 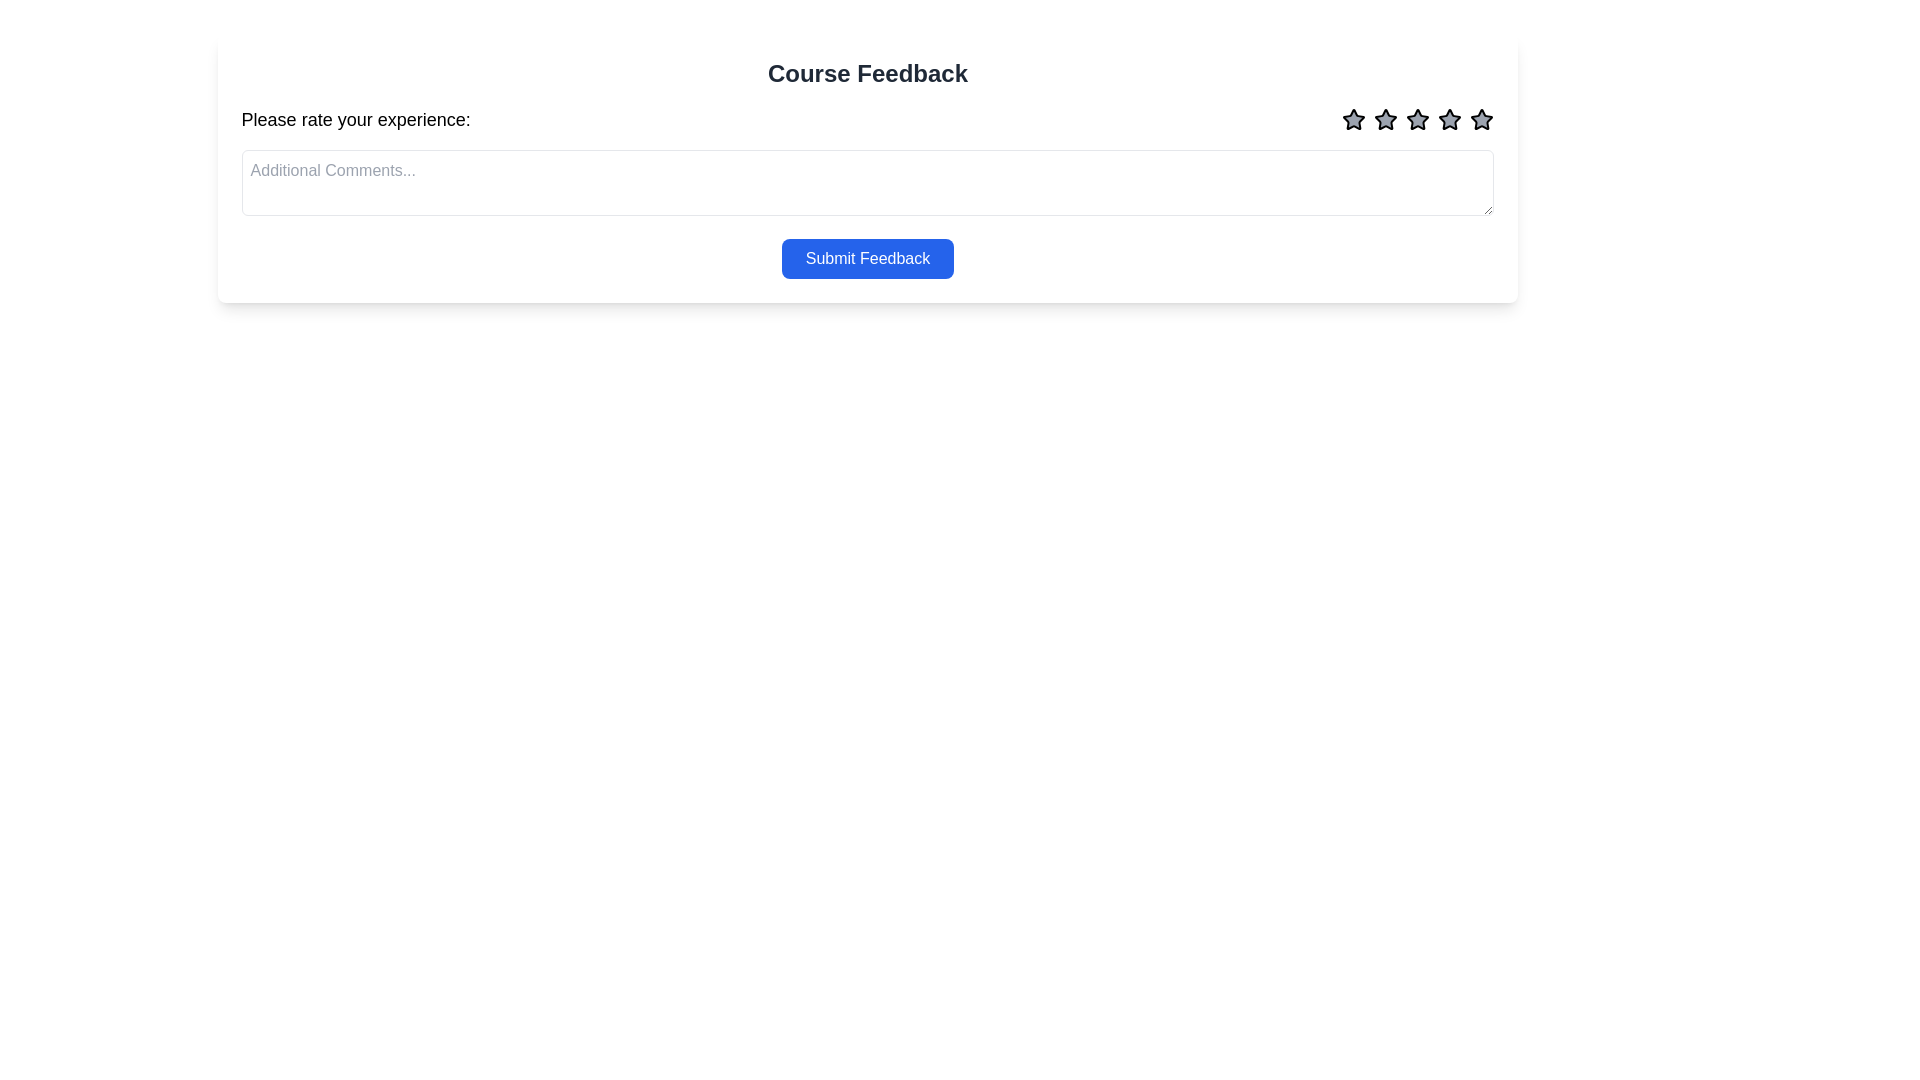 I want to click on the fourth star icon in the horizontal group of six stars for rating purposes, so click(x=1417, y=119).